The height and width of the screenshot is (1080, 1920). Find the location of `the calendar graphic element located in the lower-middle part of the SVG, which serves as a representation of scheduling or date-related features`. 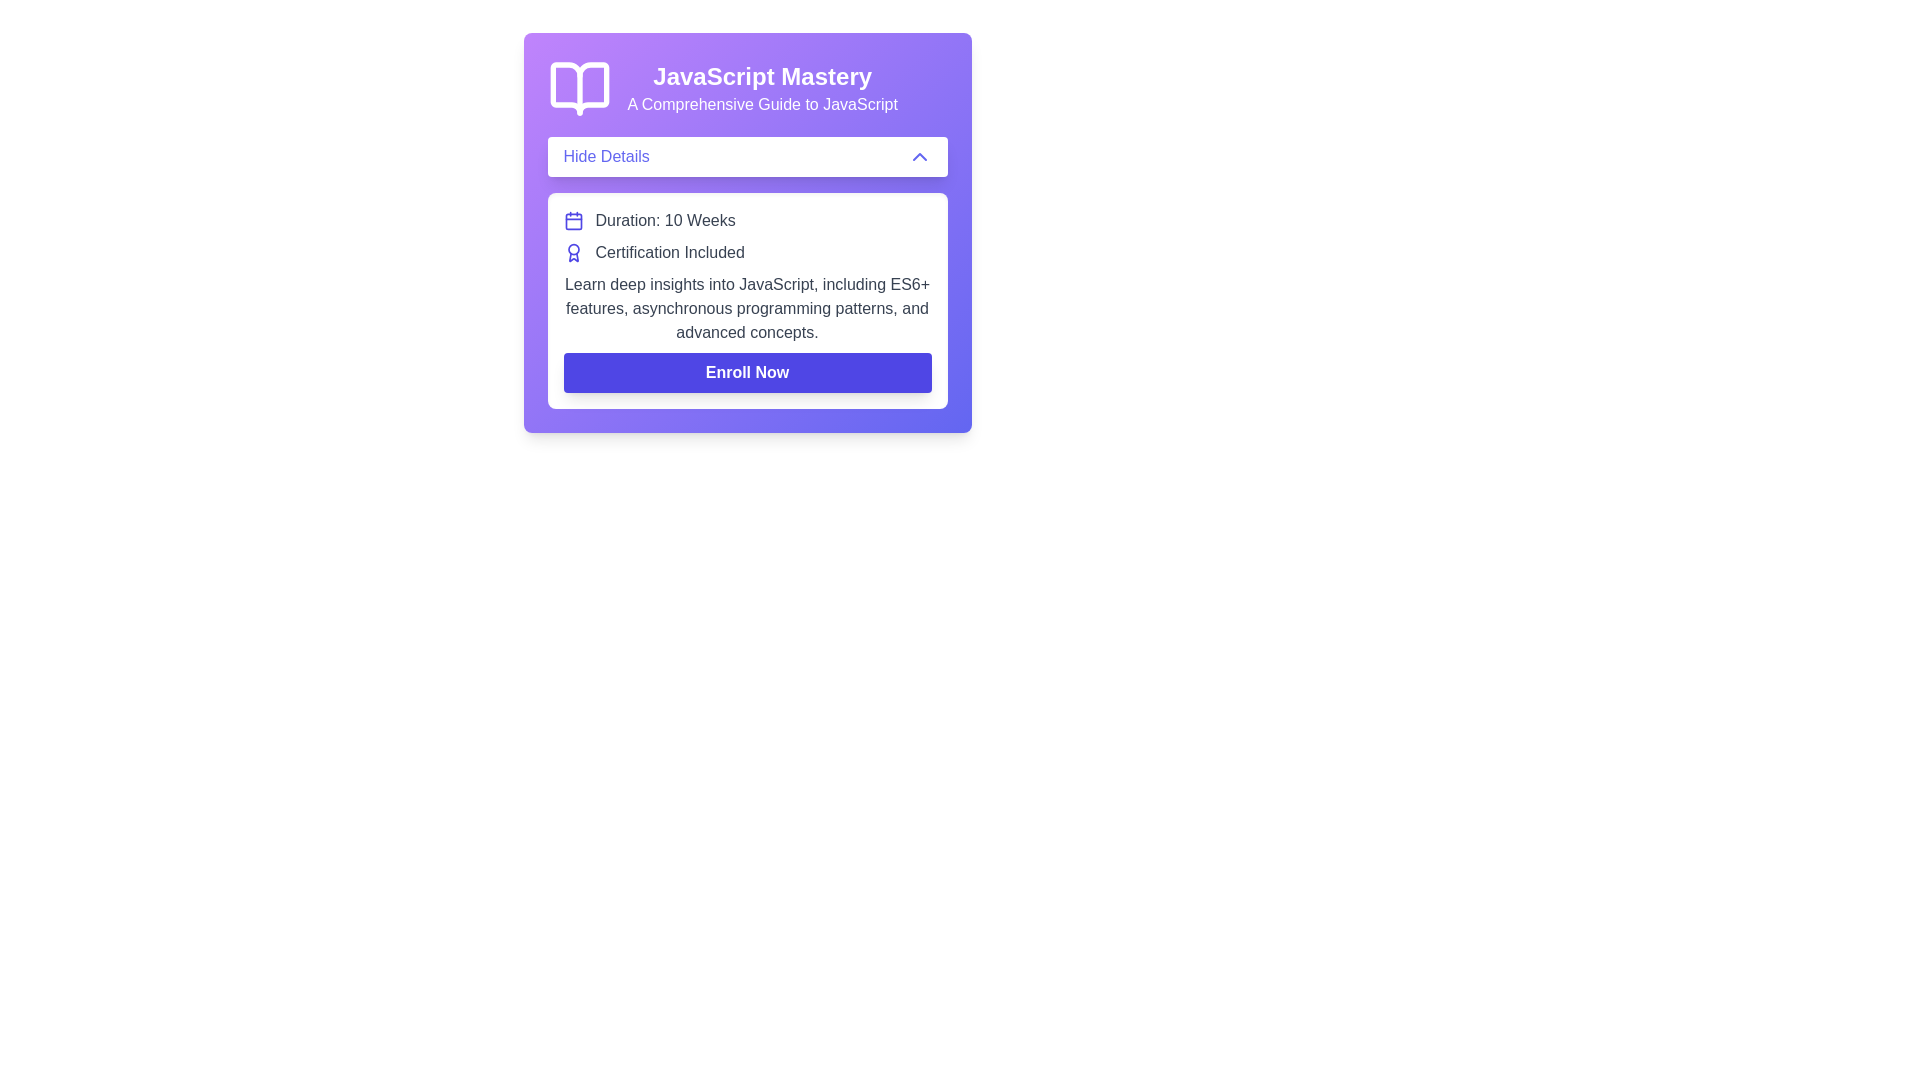

the calendar graphic element located in the lower-middle part of the SVG, which serves as a representation of scheduling or date-related features is located at coordinates (572, 221).